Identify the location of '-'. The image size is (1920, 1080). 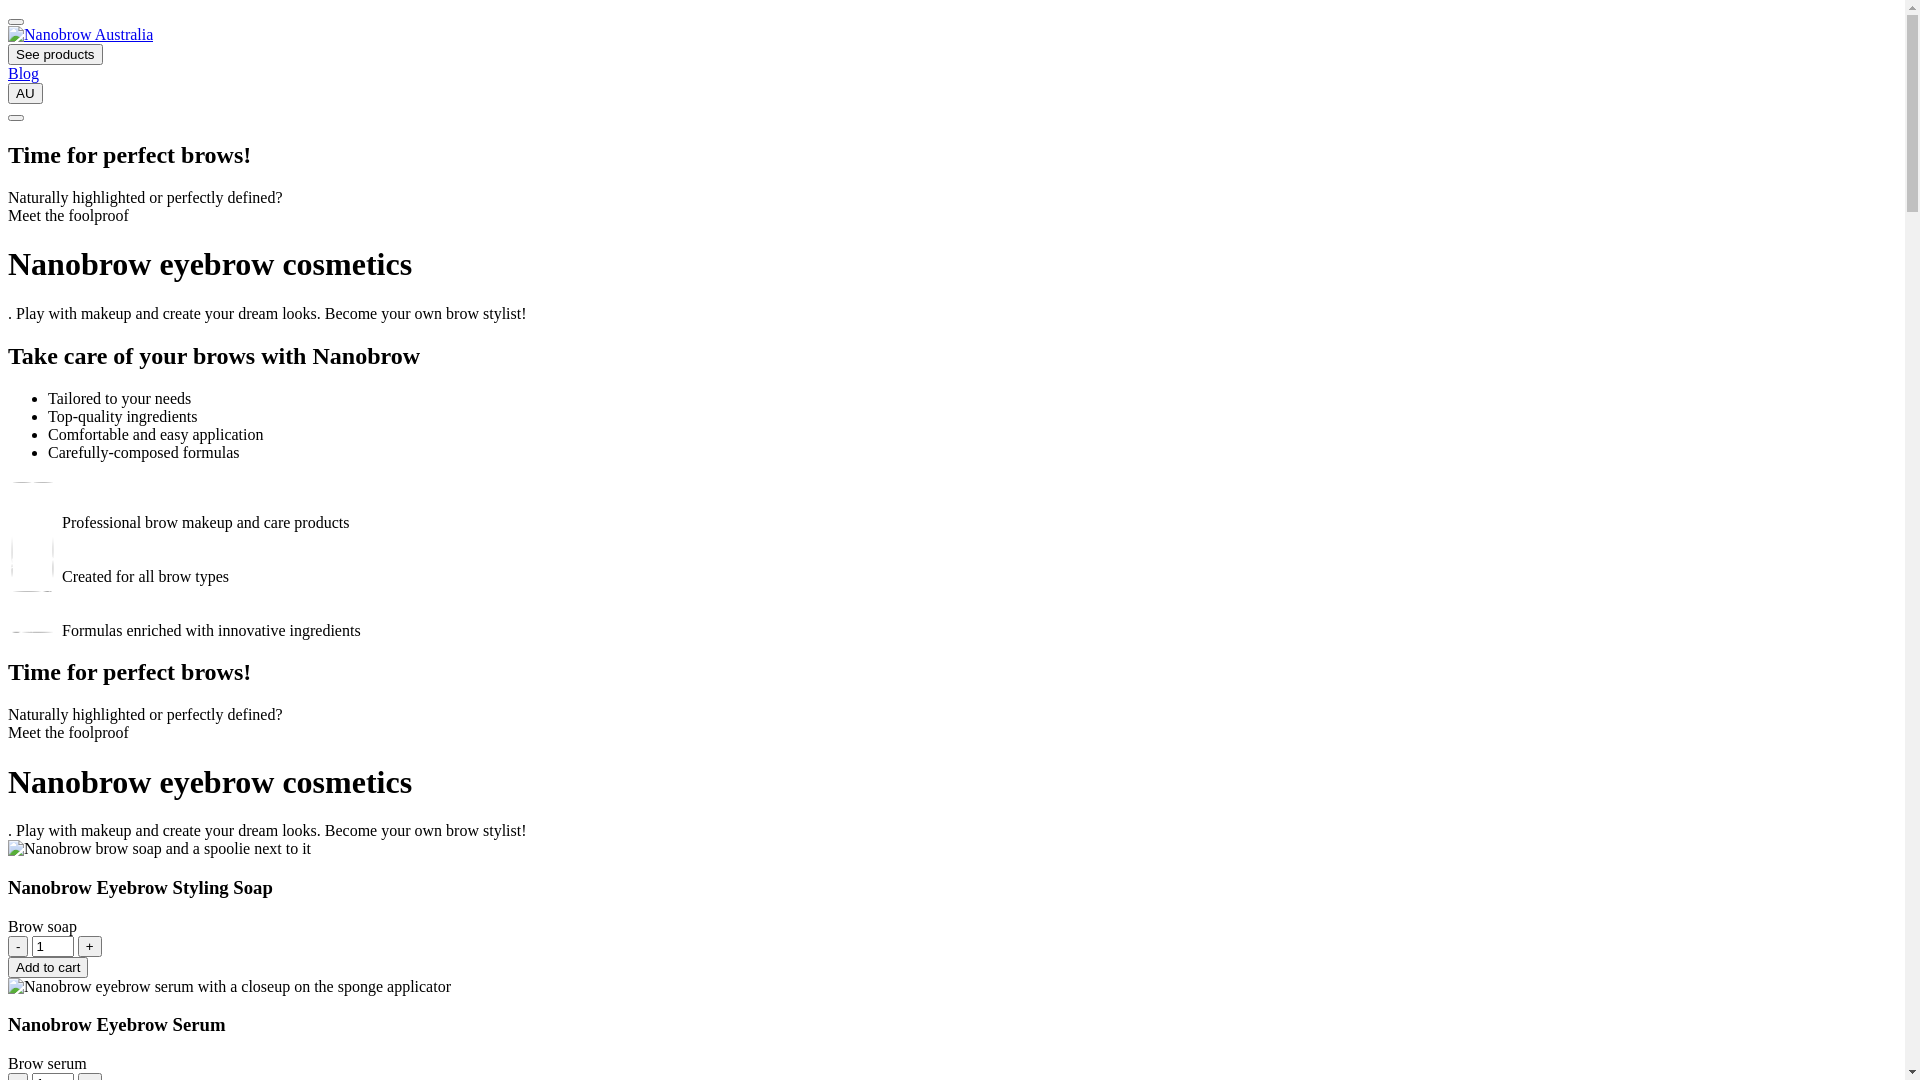
(18, 945).